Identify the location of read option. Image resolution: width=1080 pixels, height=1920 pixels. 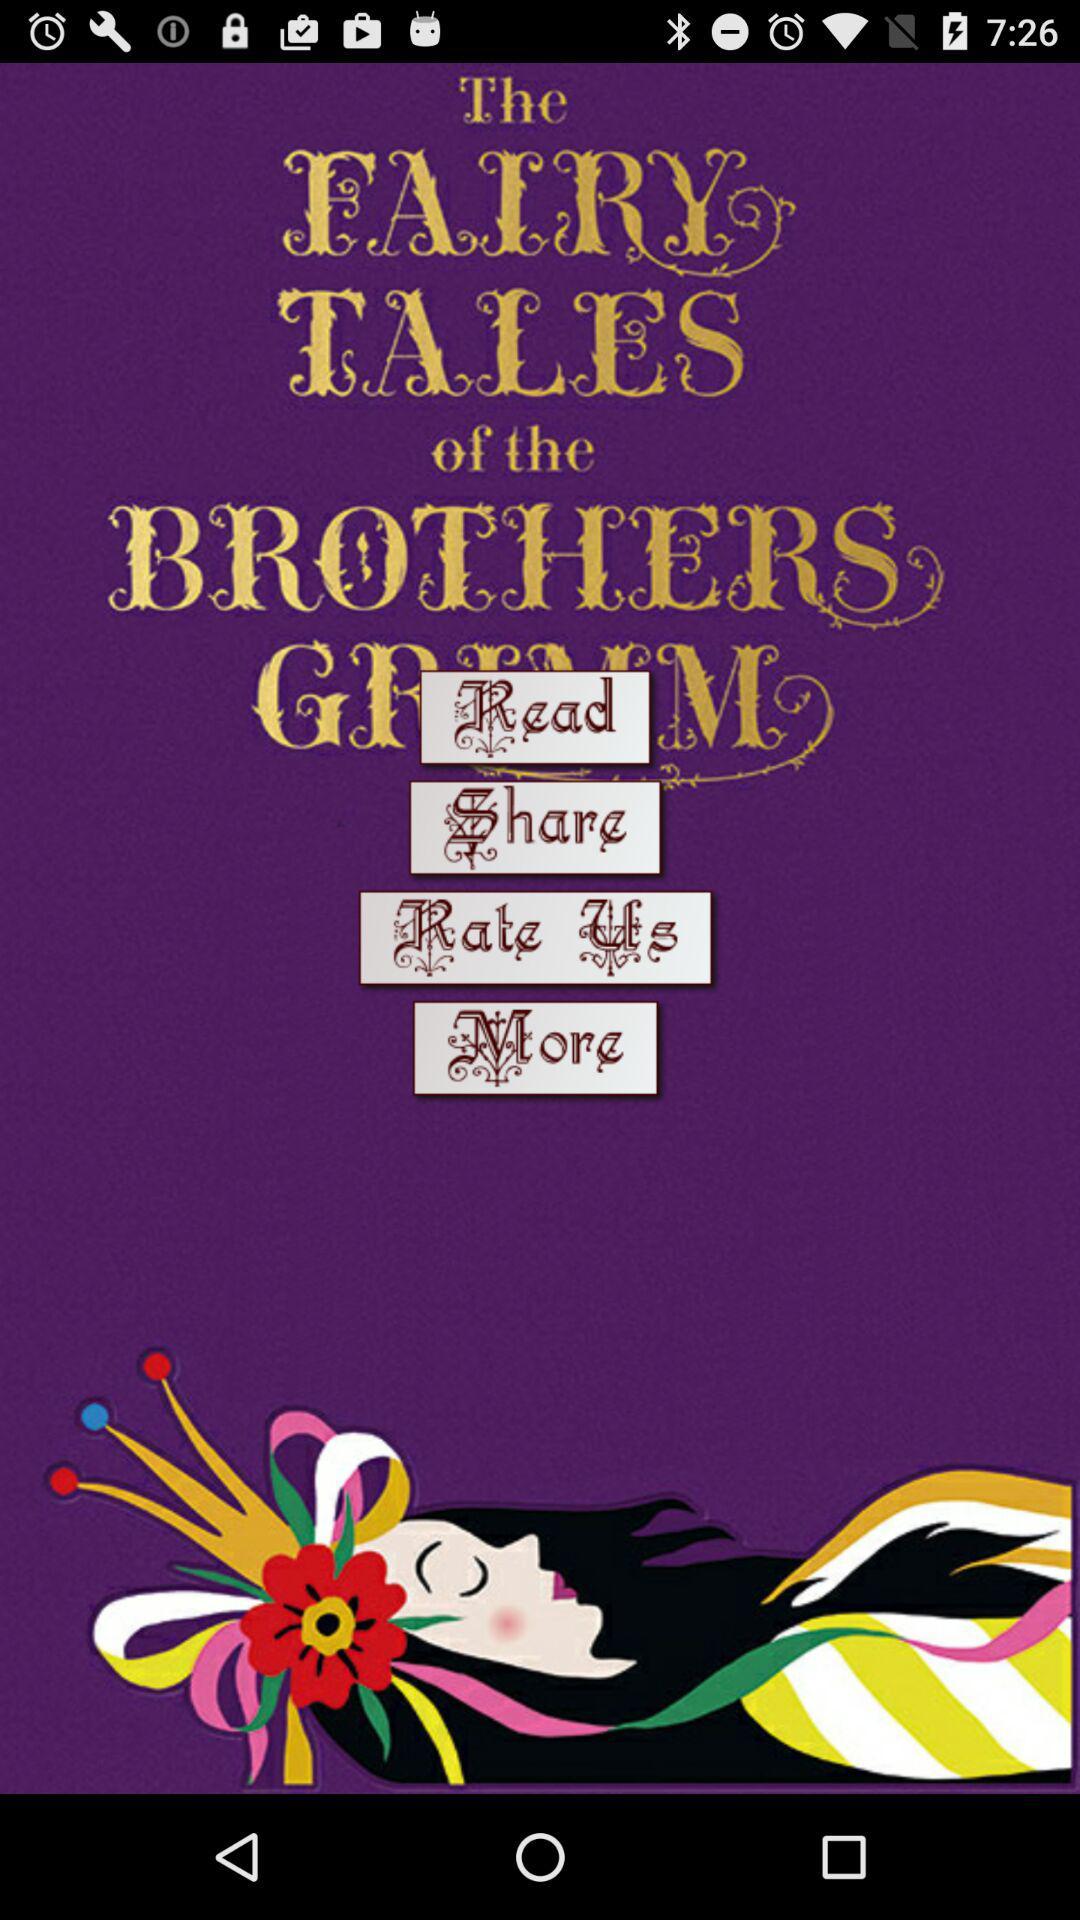
(538, 720).